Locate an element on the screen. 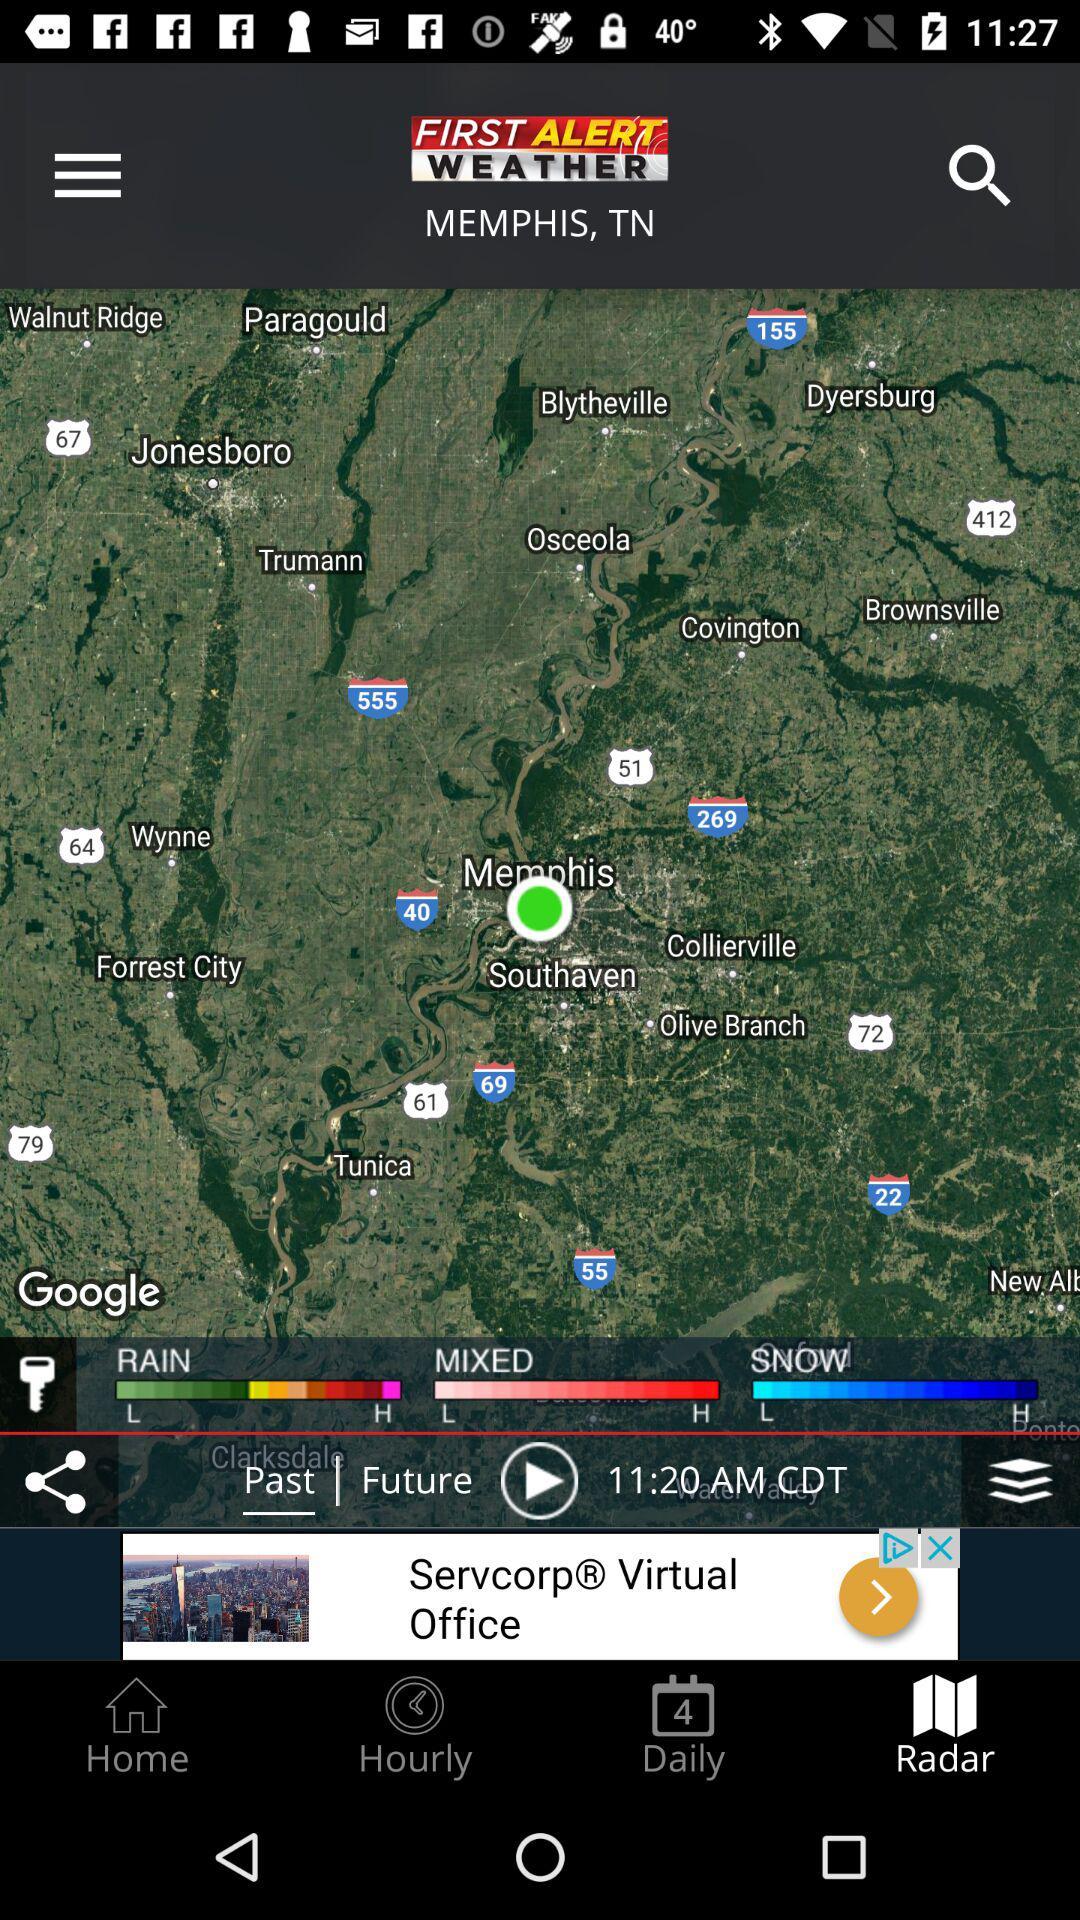 This screenshot has width=1080, height=1920. the share icon is located at coordinates (58, 1480).